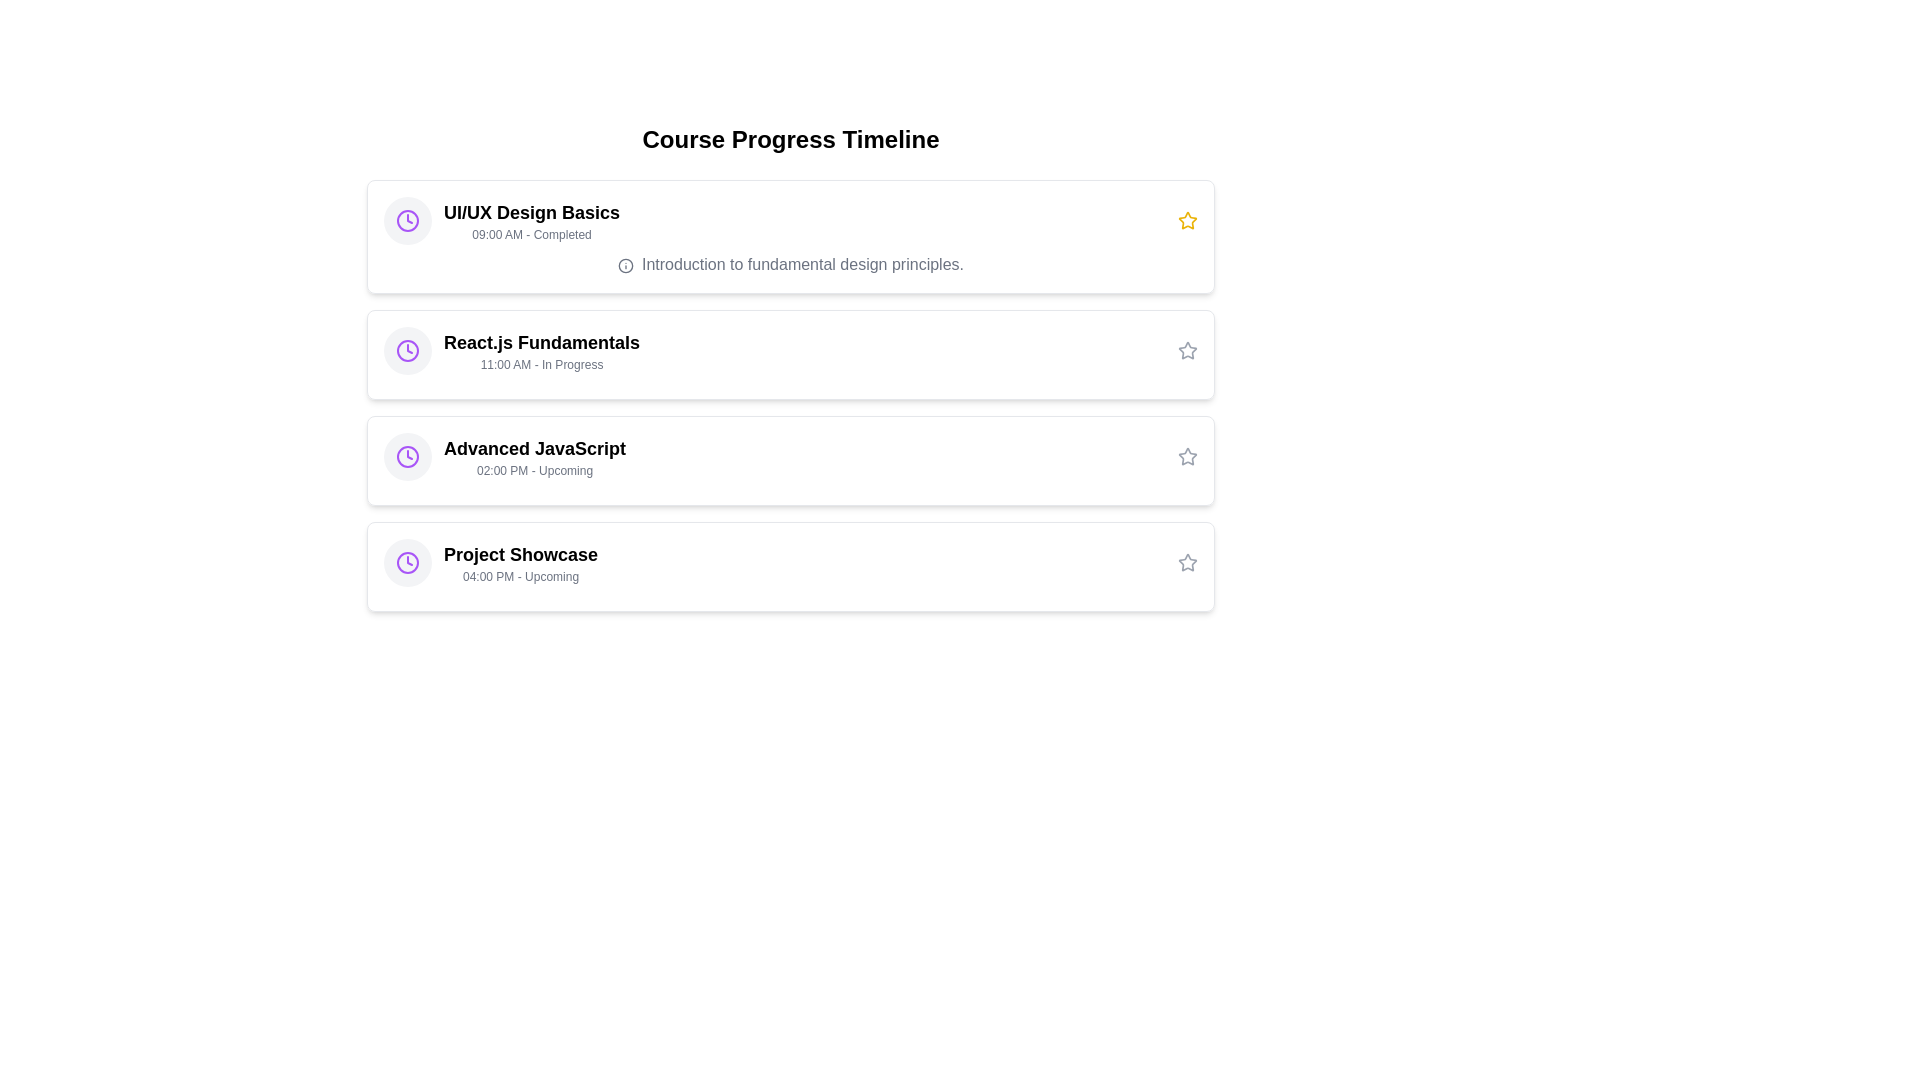 Image resolution: width=1920 pixels, height=1080 pixels. I want to click on the Text Label indicating the upcoming event titled 'Project Showcase' scheduled for 04:00 PM, located in the bottom-most row of the Course Progress Timeline, so click(521, 563).